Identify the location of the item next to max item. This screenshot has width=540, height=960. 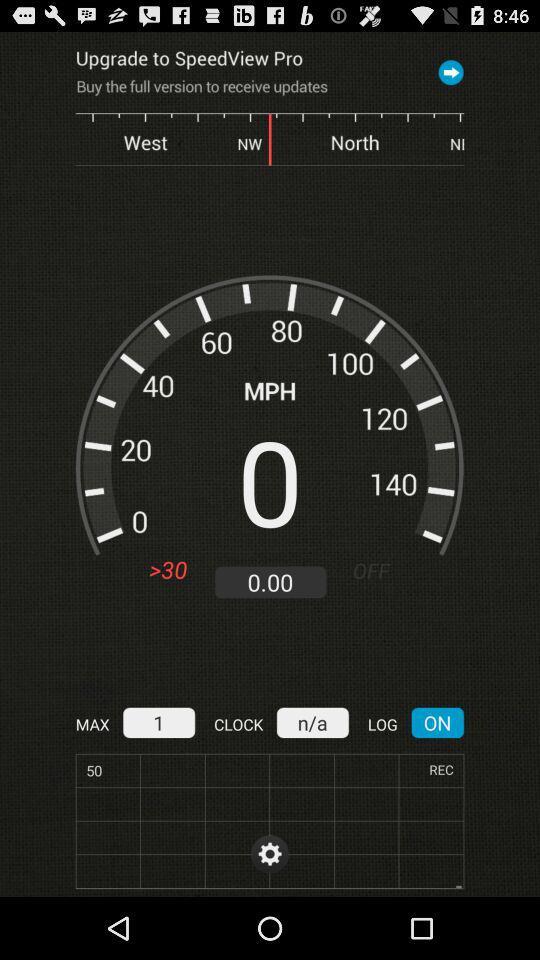
(157, 721).